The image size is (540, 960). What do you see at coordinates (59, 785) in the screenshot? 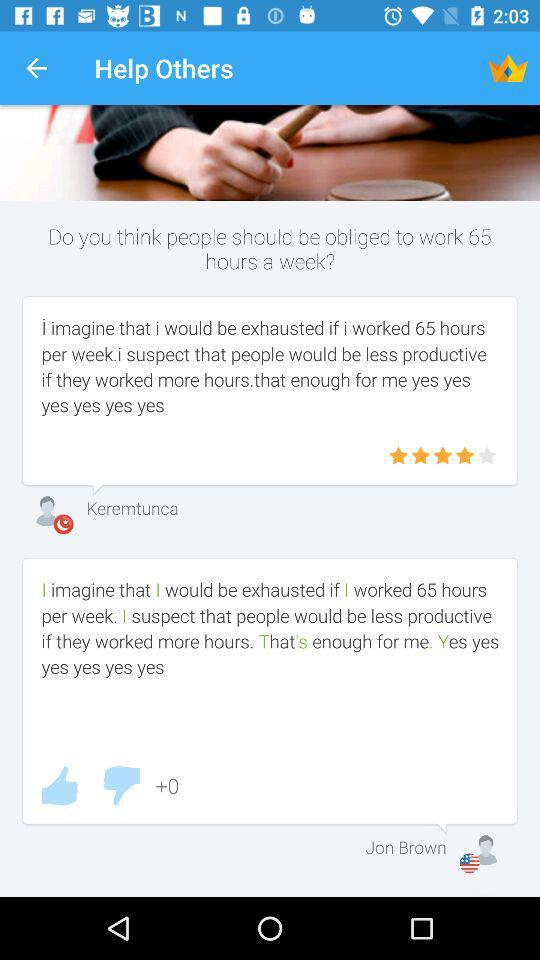
I see `would like that comment` at bounding box center [59, 785].